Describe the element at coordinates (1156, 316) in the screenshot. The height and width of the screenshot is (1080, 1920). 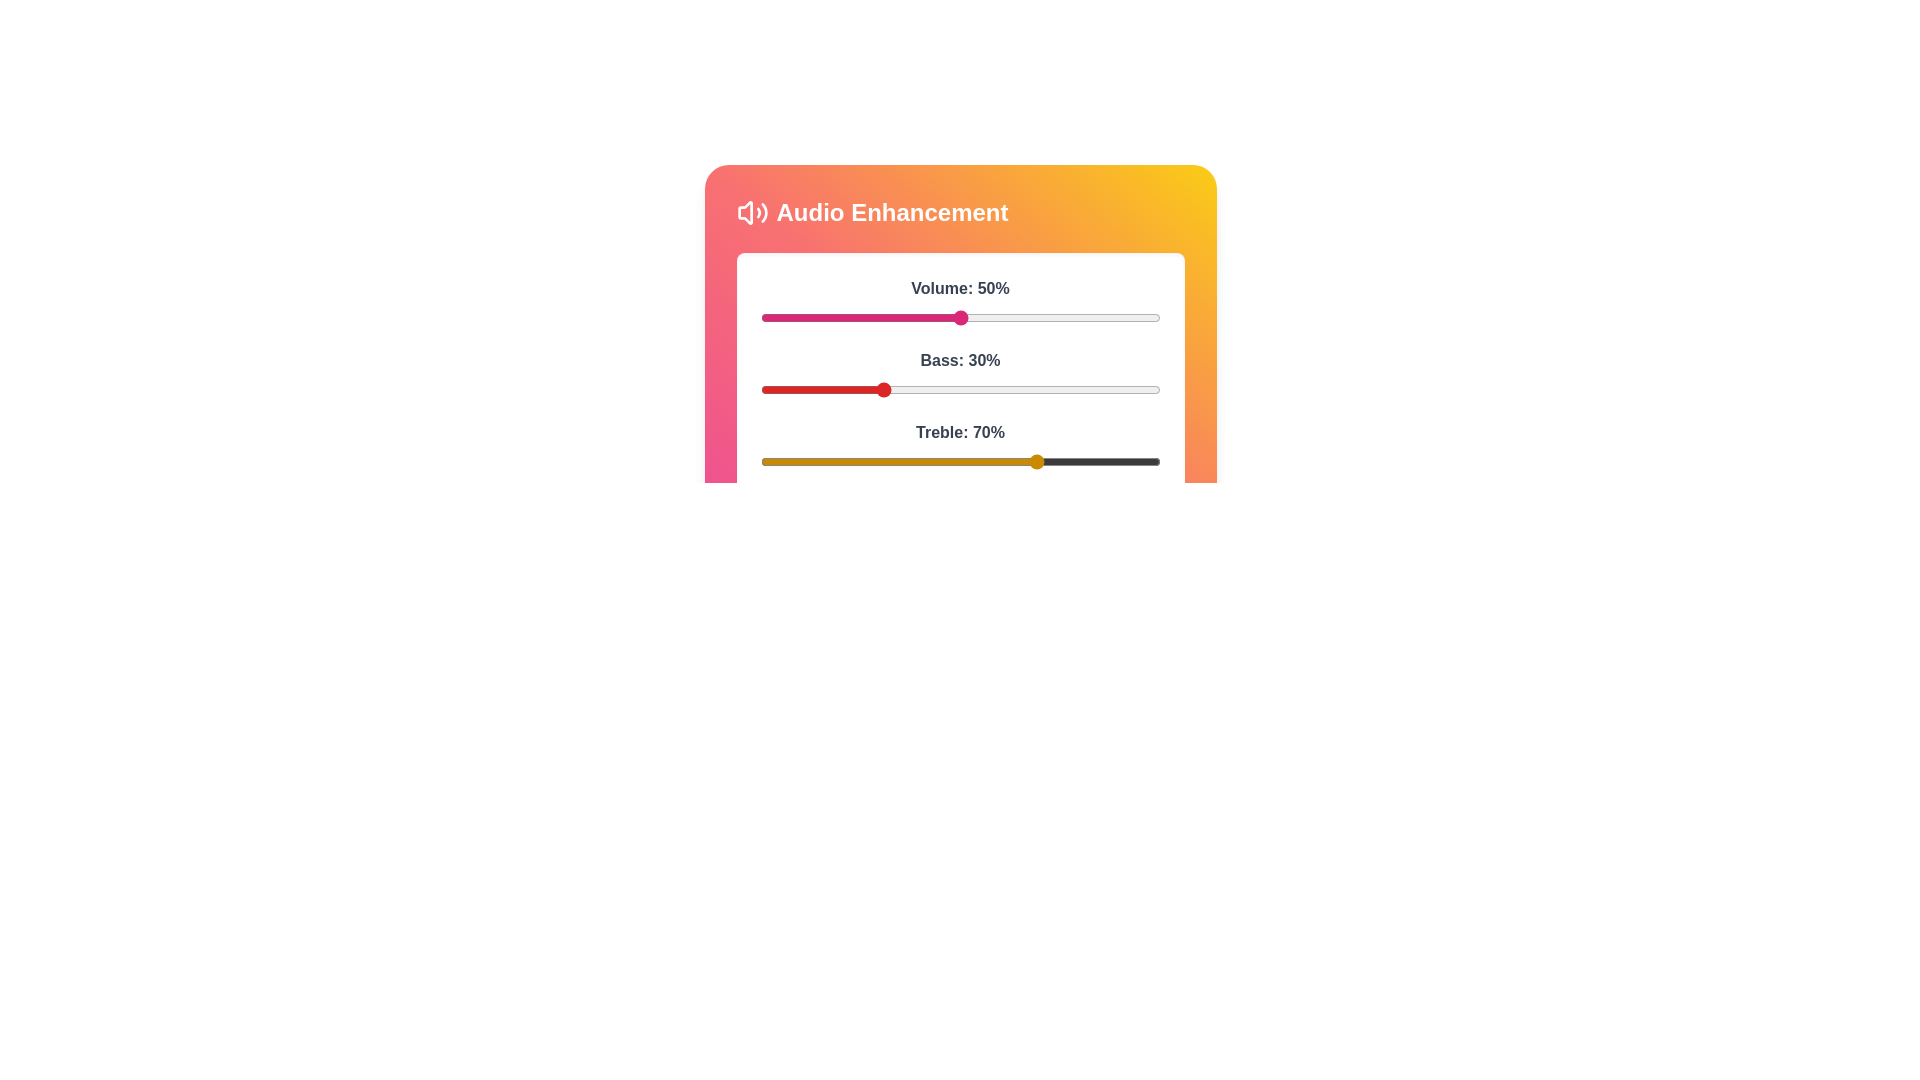
I see `the volume` at that location.